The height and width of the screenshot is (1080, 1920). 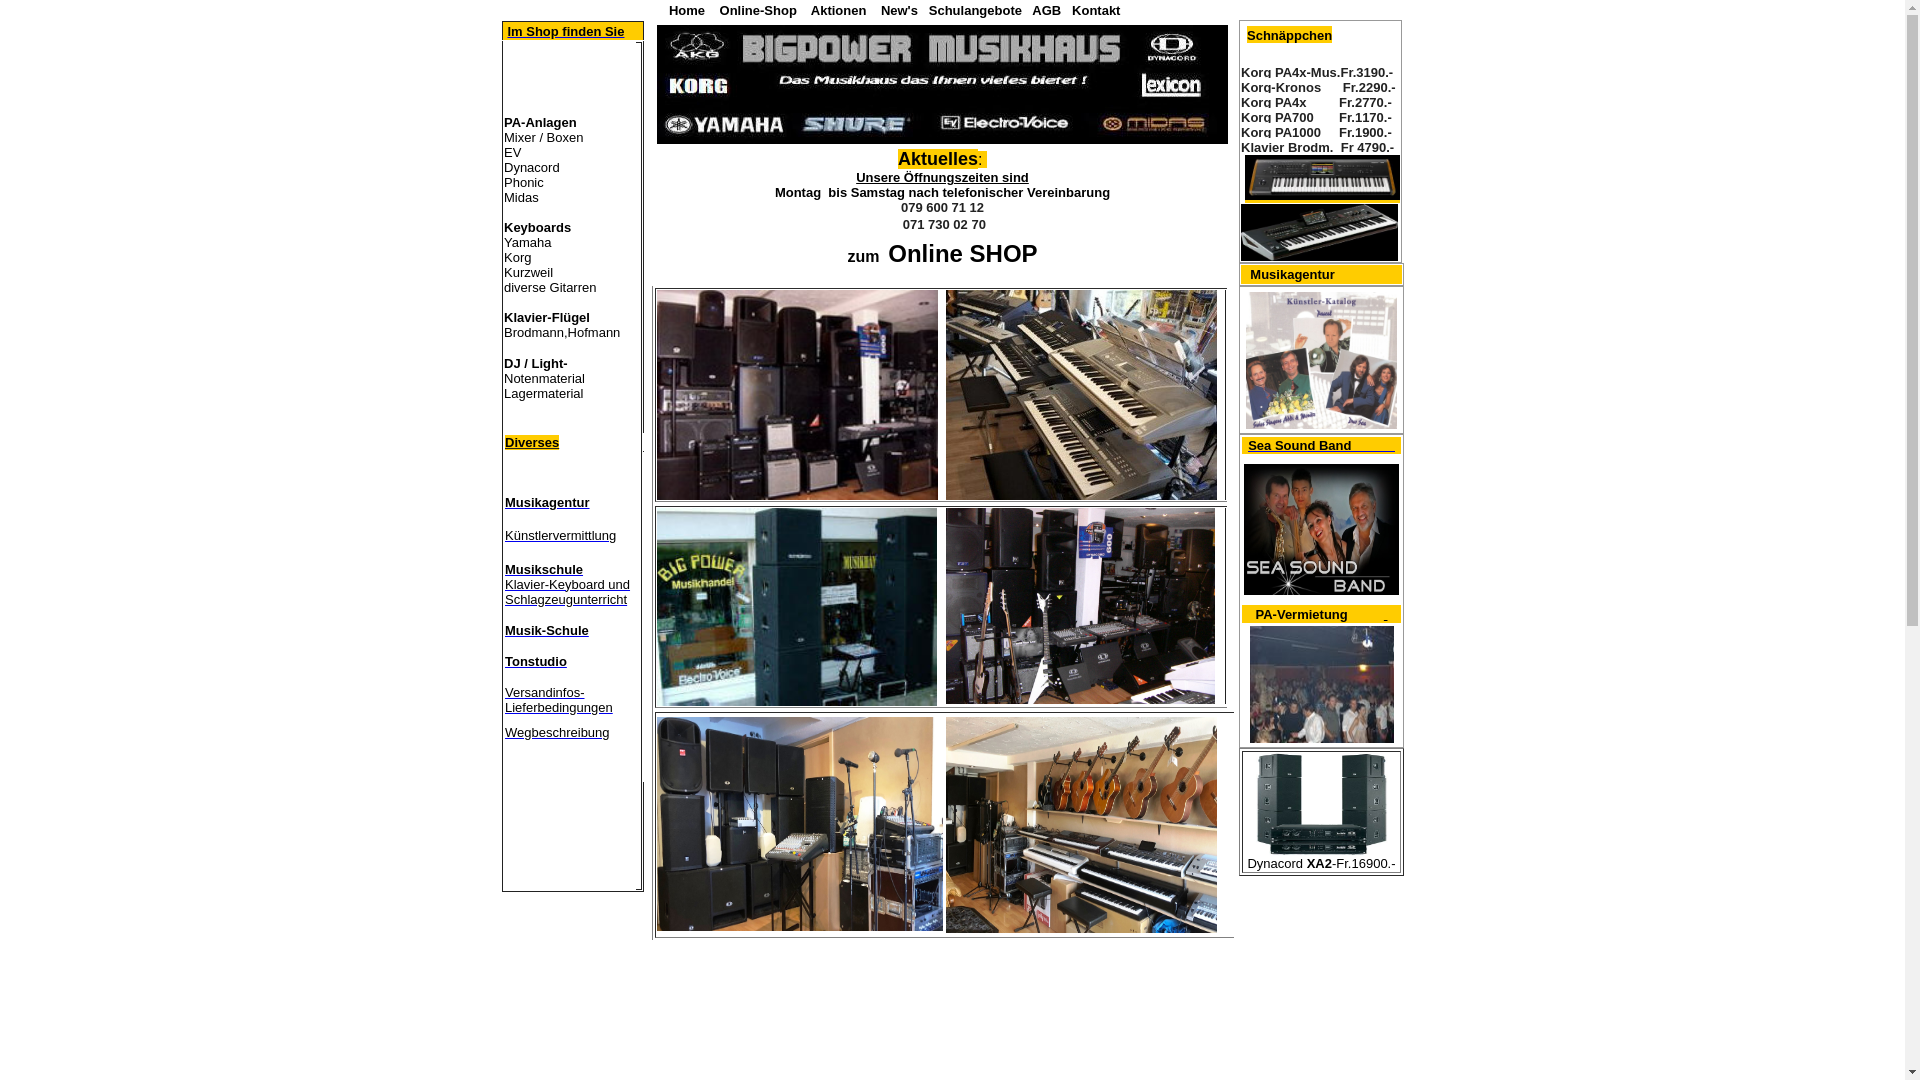 What do you see at coordinates (975, 10) in the screenshot?
I see `'Schulangebote'` at bounding box center [975, 10].